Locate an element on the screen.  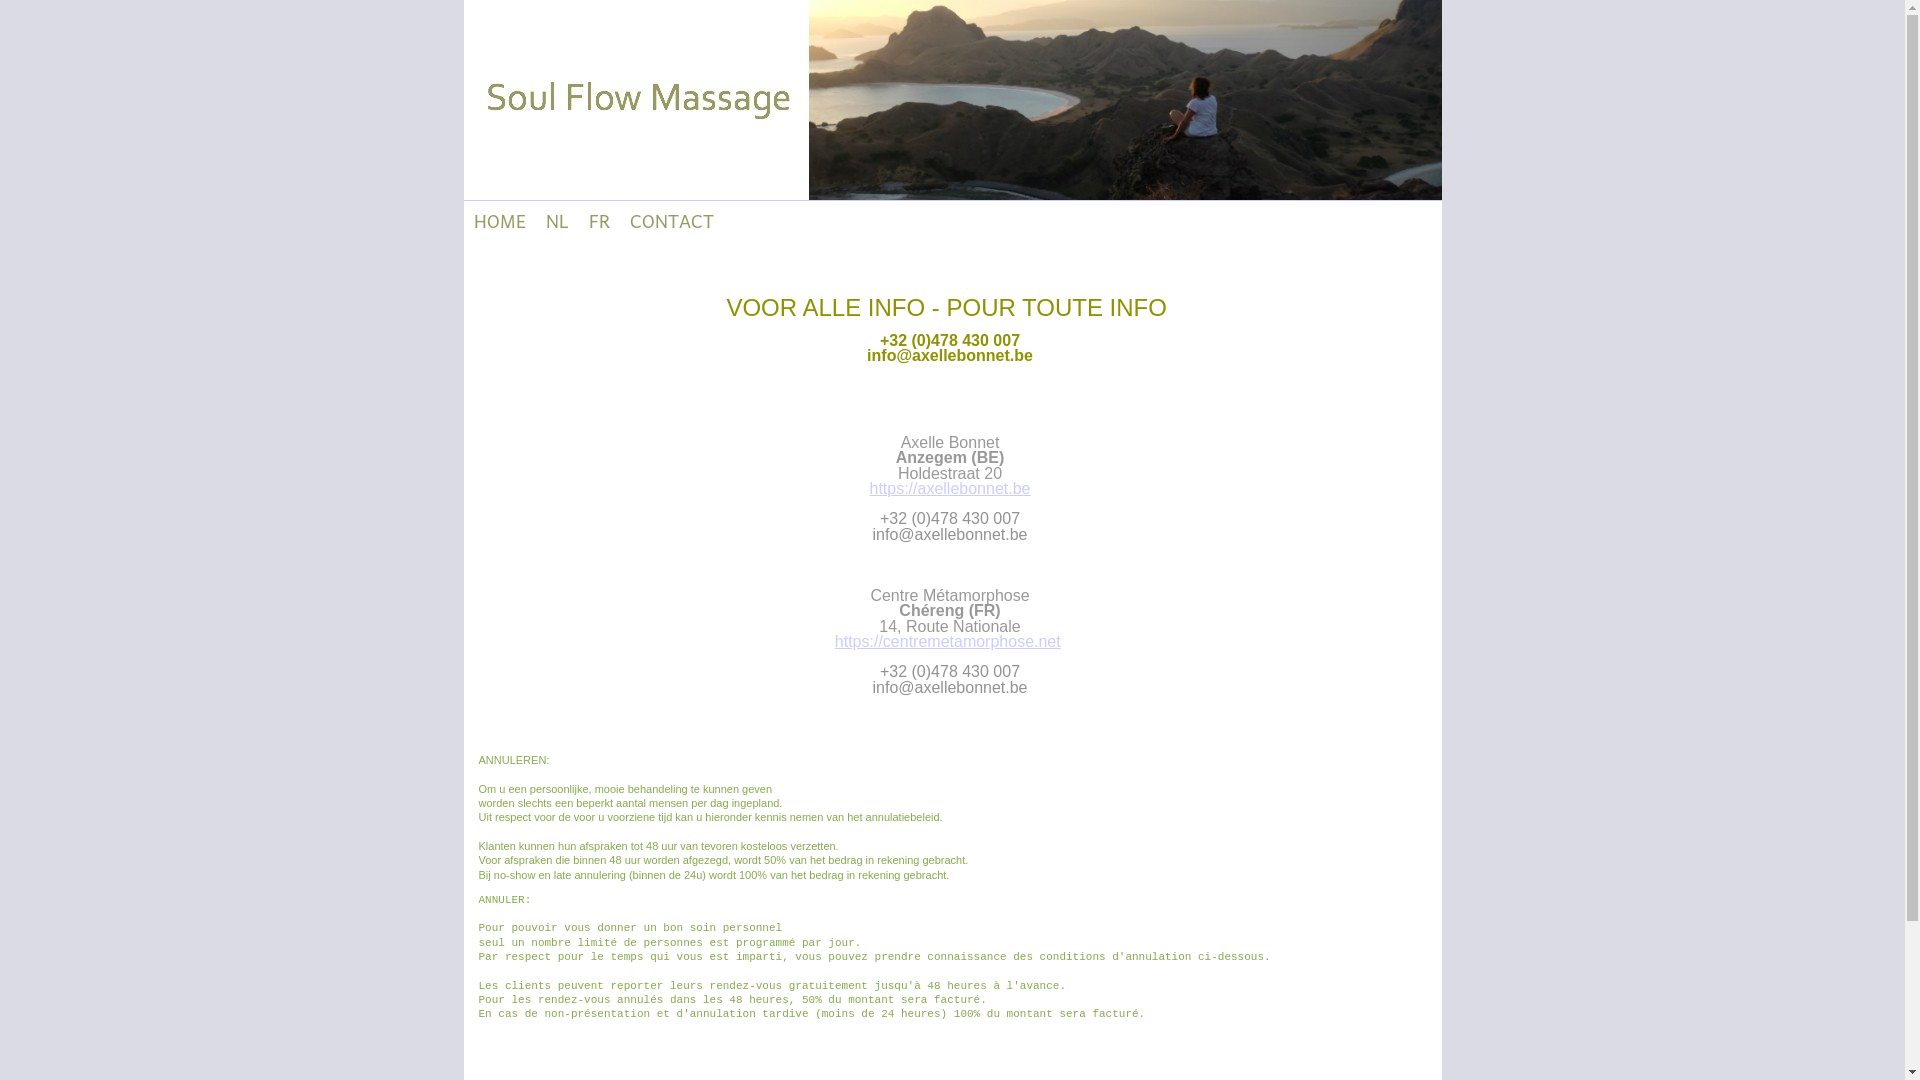
'CONTACT' is located at coordinates (618, 220).